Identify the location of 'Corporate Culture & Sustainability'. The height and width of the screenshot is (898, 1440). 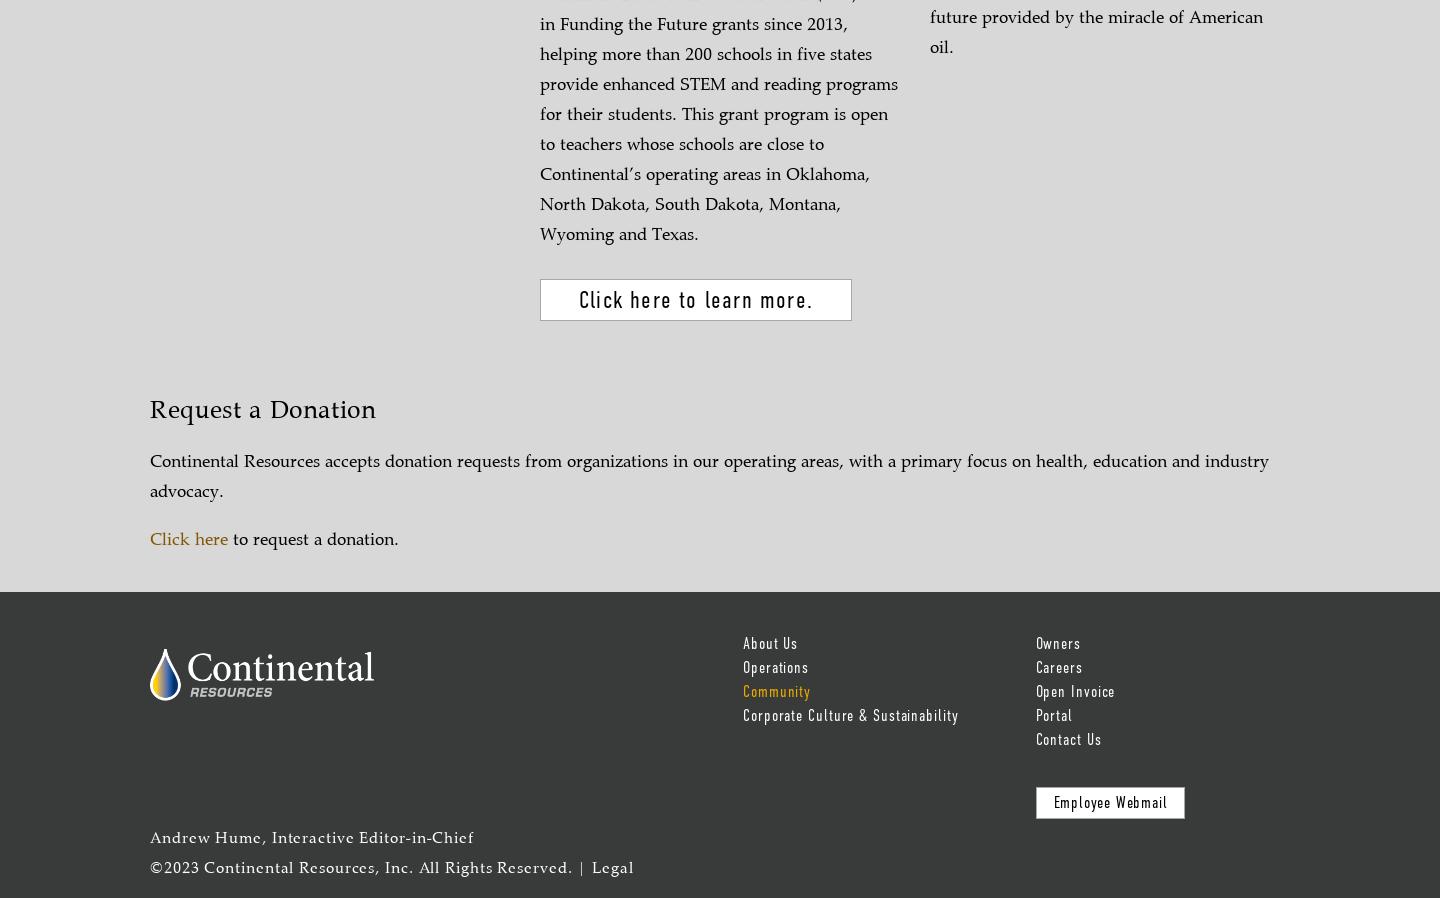
(849, 715).